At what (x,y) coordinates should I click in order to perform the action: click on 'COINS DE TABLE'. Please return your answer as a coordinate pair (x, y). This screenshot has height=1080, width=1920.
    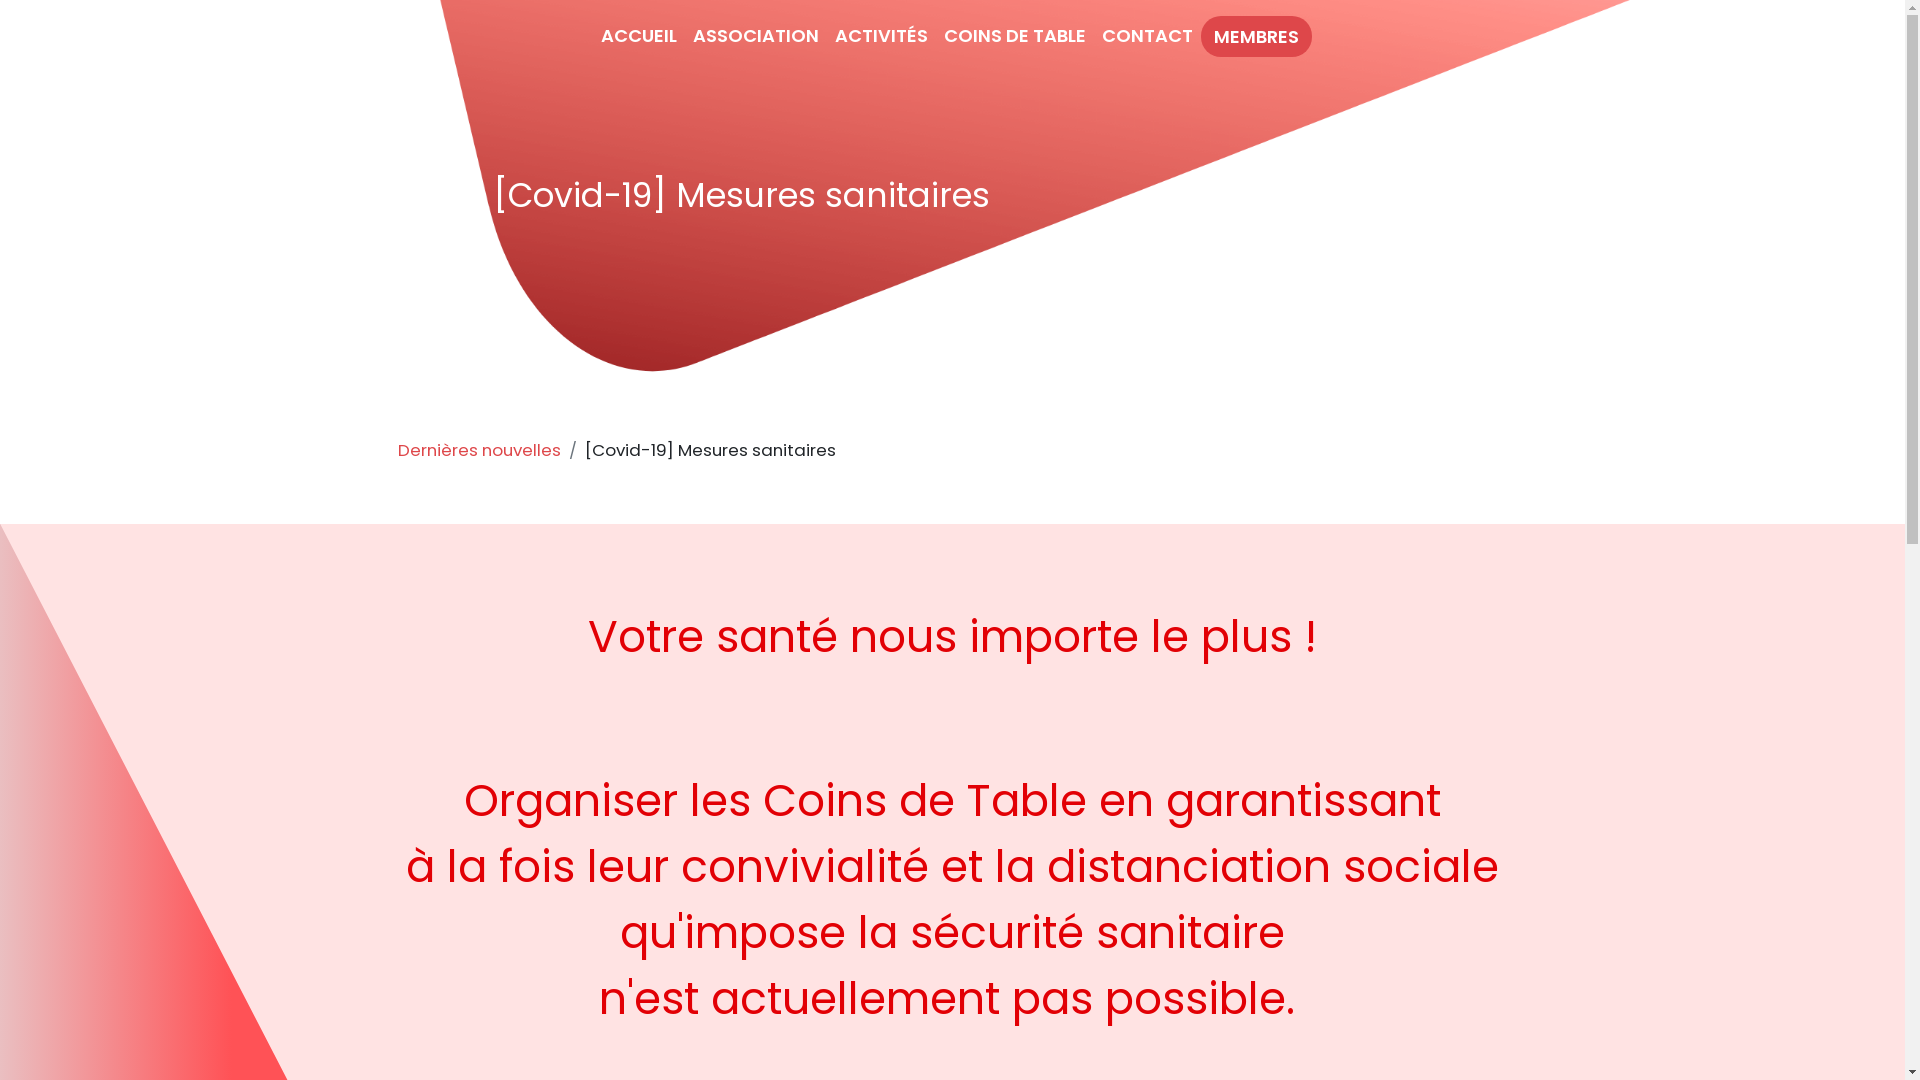
    Looking at the image, I should click on (1014, 35).